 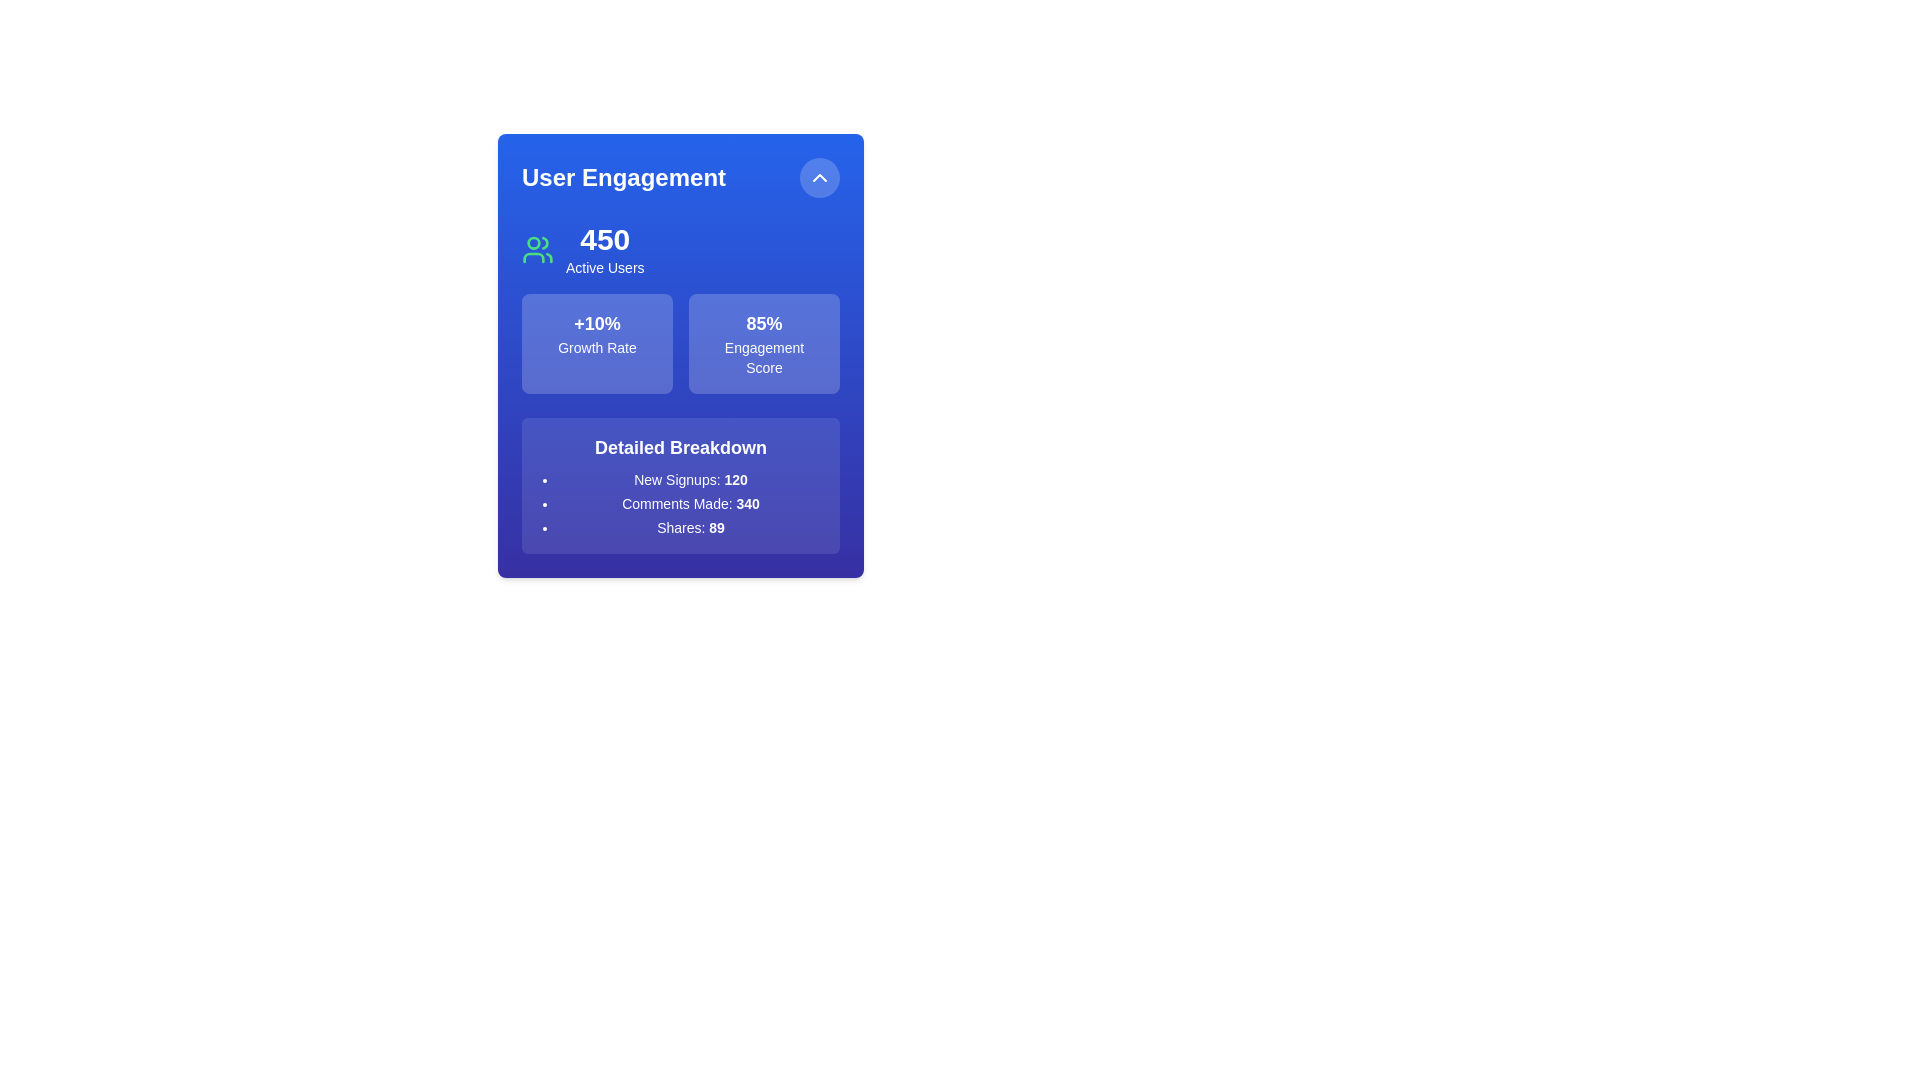 What do you see at coordinates (763, 357) in the screenshot?
I see `the descriptive text label located below the numerical percentage ('85%') in the upper right section of the user engagement interface` at bounding box center [763, 357].